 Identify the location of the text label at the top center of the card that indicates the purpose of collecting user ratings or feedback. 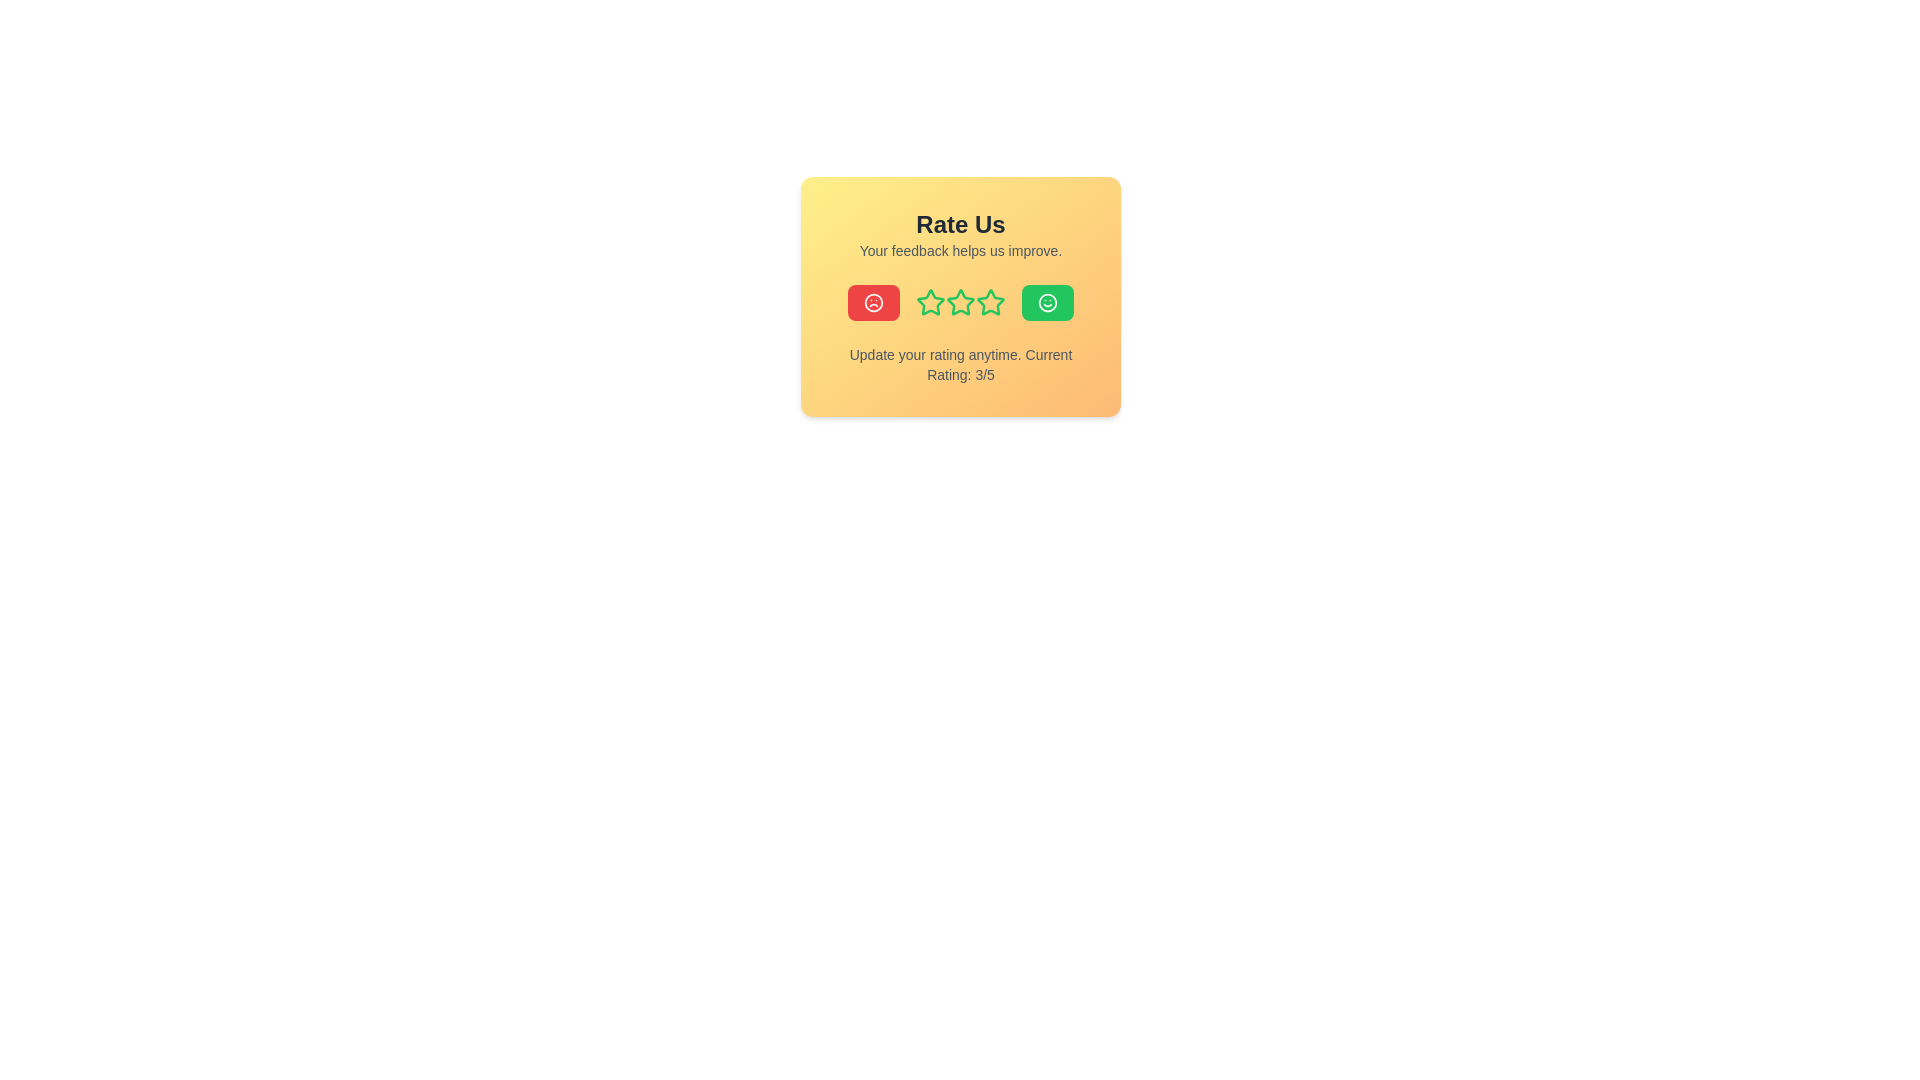
(960, 224).